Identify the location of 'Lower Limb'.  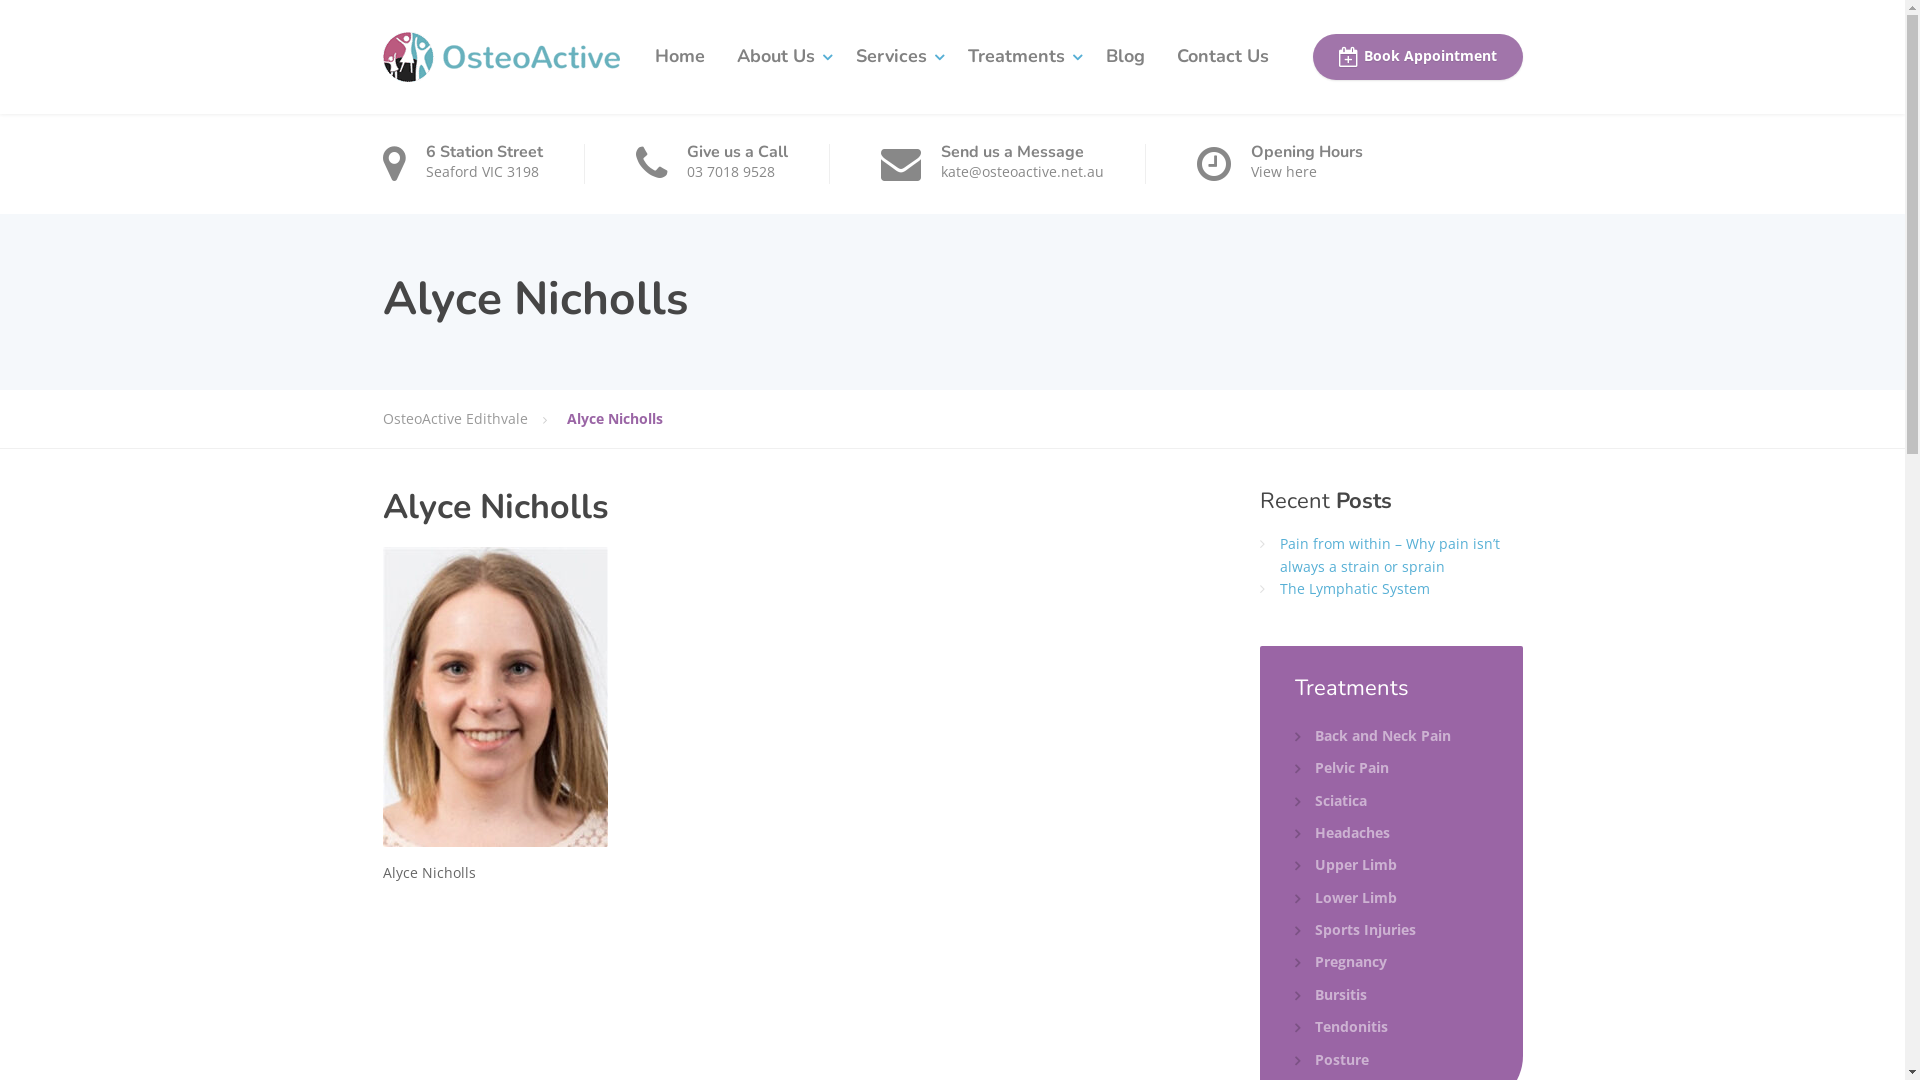
(1345, 897).